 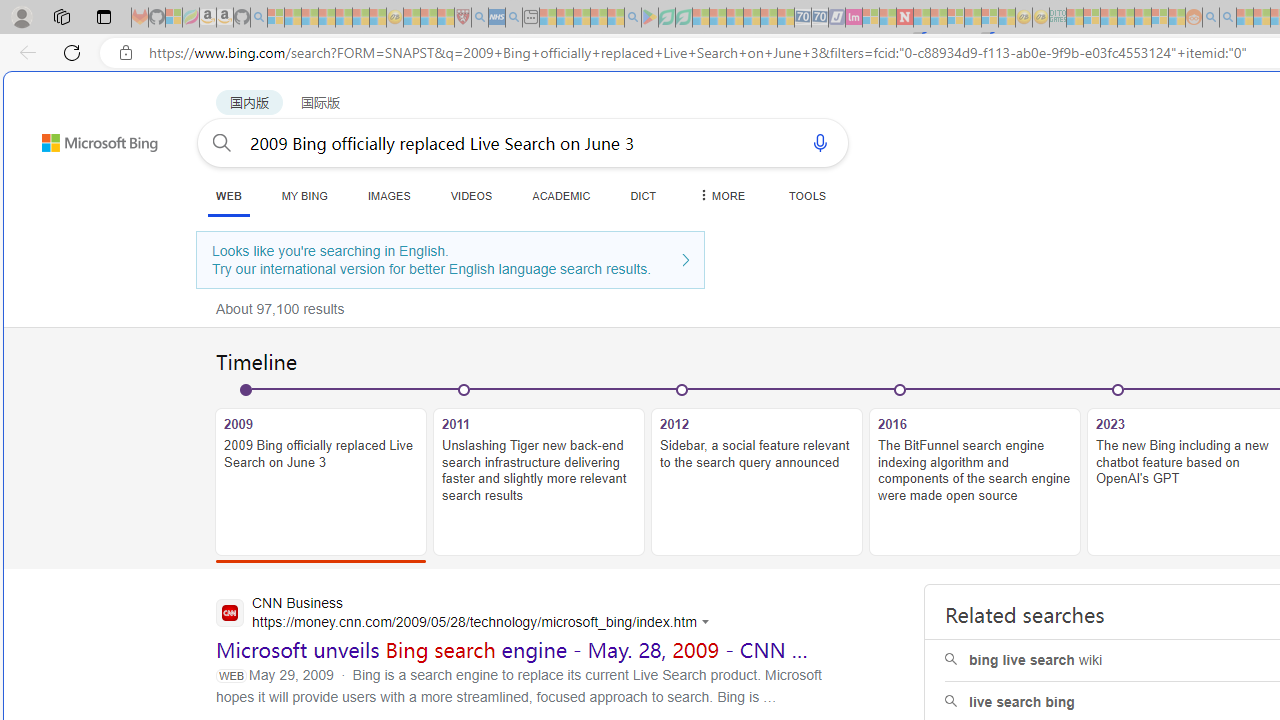 What do you see at coordinates (445, 17) in the screenshot?
I see `'Local - MSN - Sleeping'` at bounding box center [445, 17].